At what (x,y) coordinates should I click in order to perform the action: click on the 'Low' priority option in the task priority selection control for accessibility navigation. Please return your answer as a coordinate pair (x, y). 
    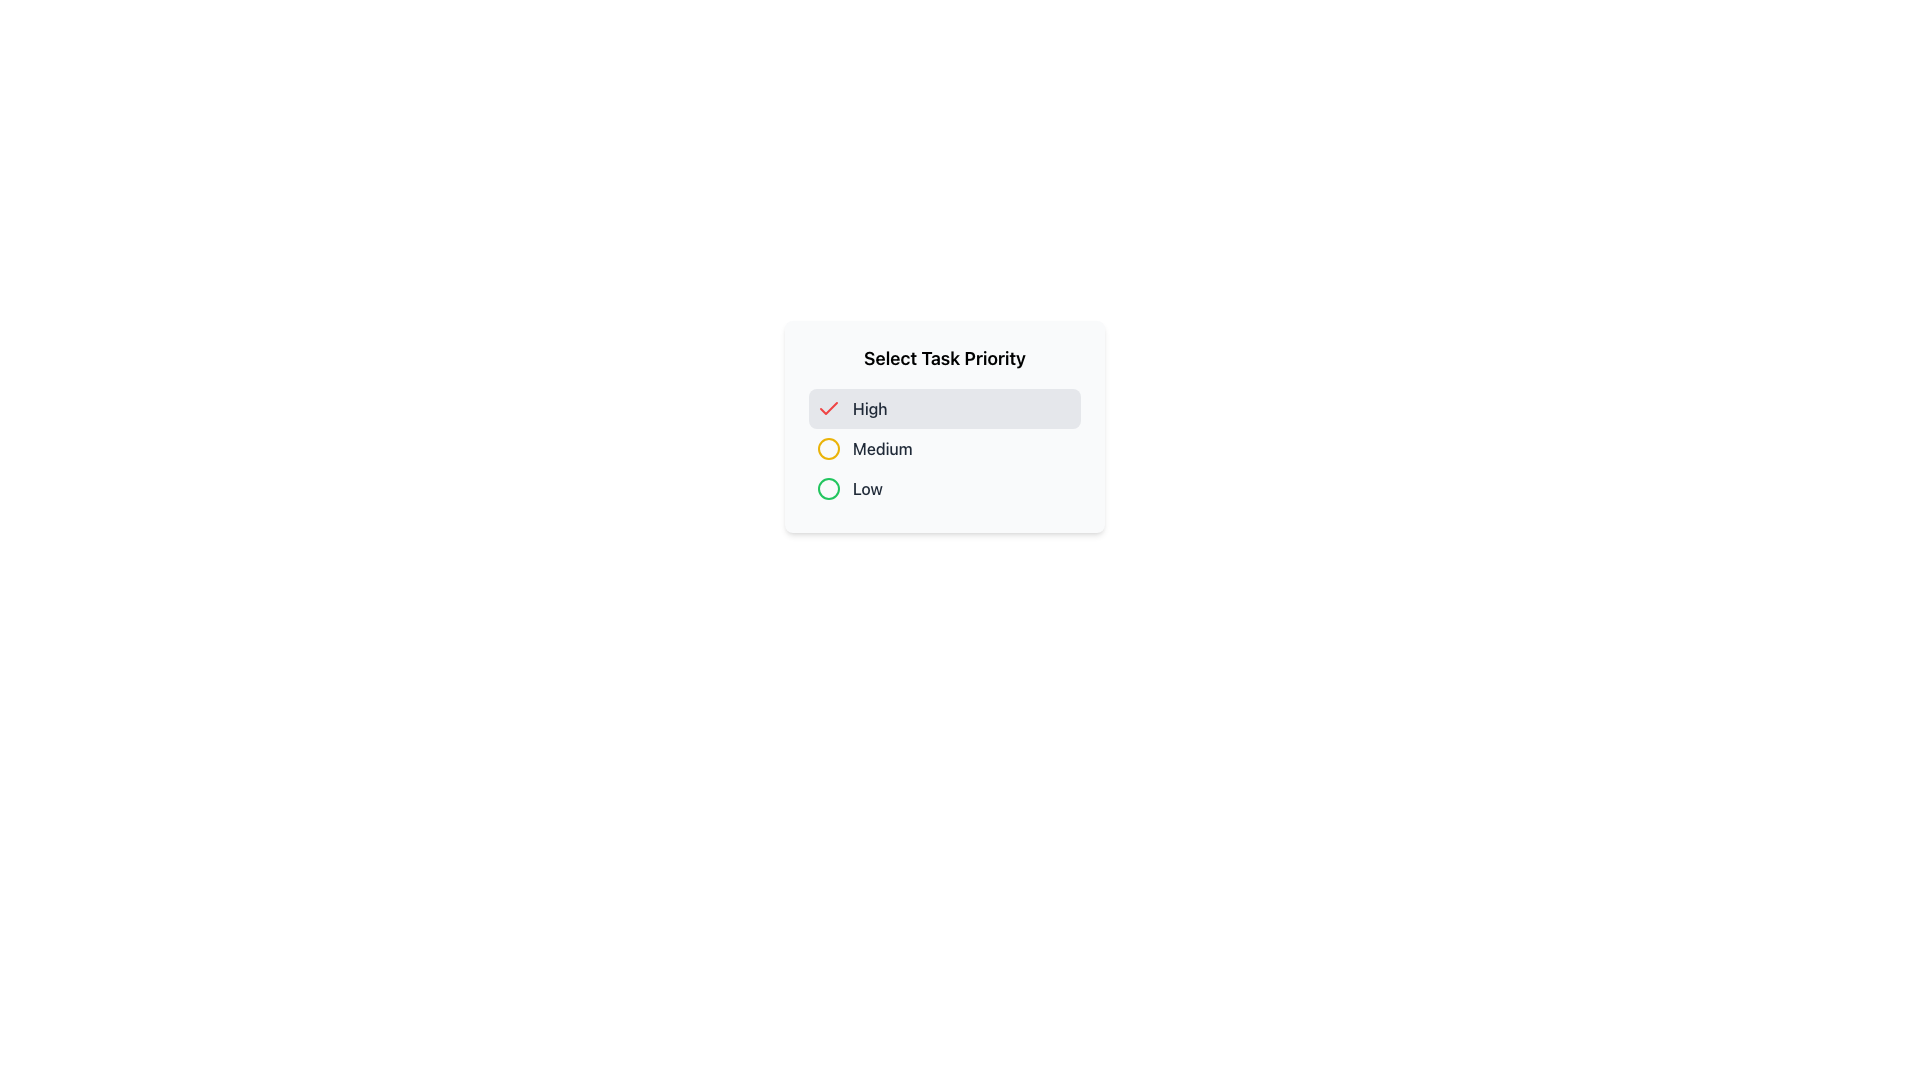
    Looking at the image, I should click on (944, 489).